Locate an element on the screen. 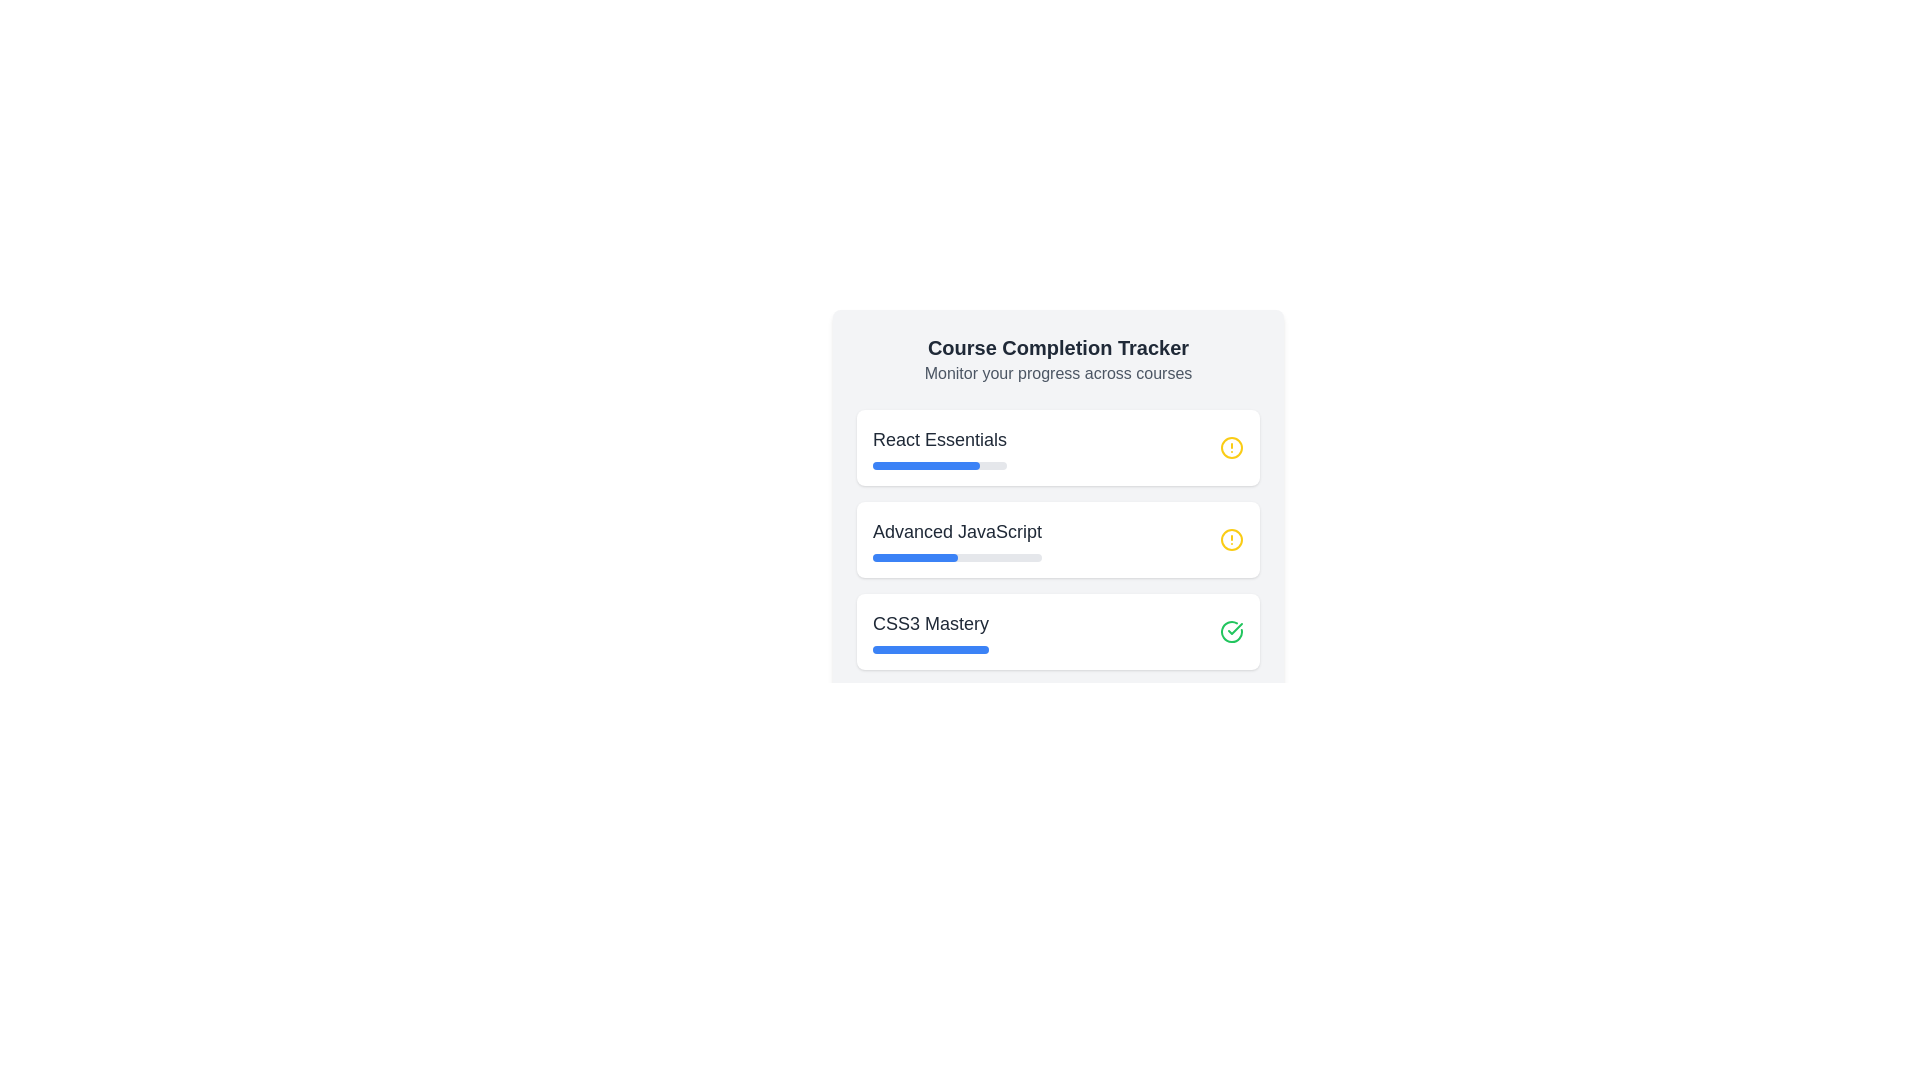  the progress indicator bar for the 'Advanced JavaScript' course, which visually displays the completion percentage and is the second progress bar in the 'Course Completion Tracker' is located at coordinates (914, 558).